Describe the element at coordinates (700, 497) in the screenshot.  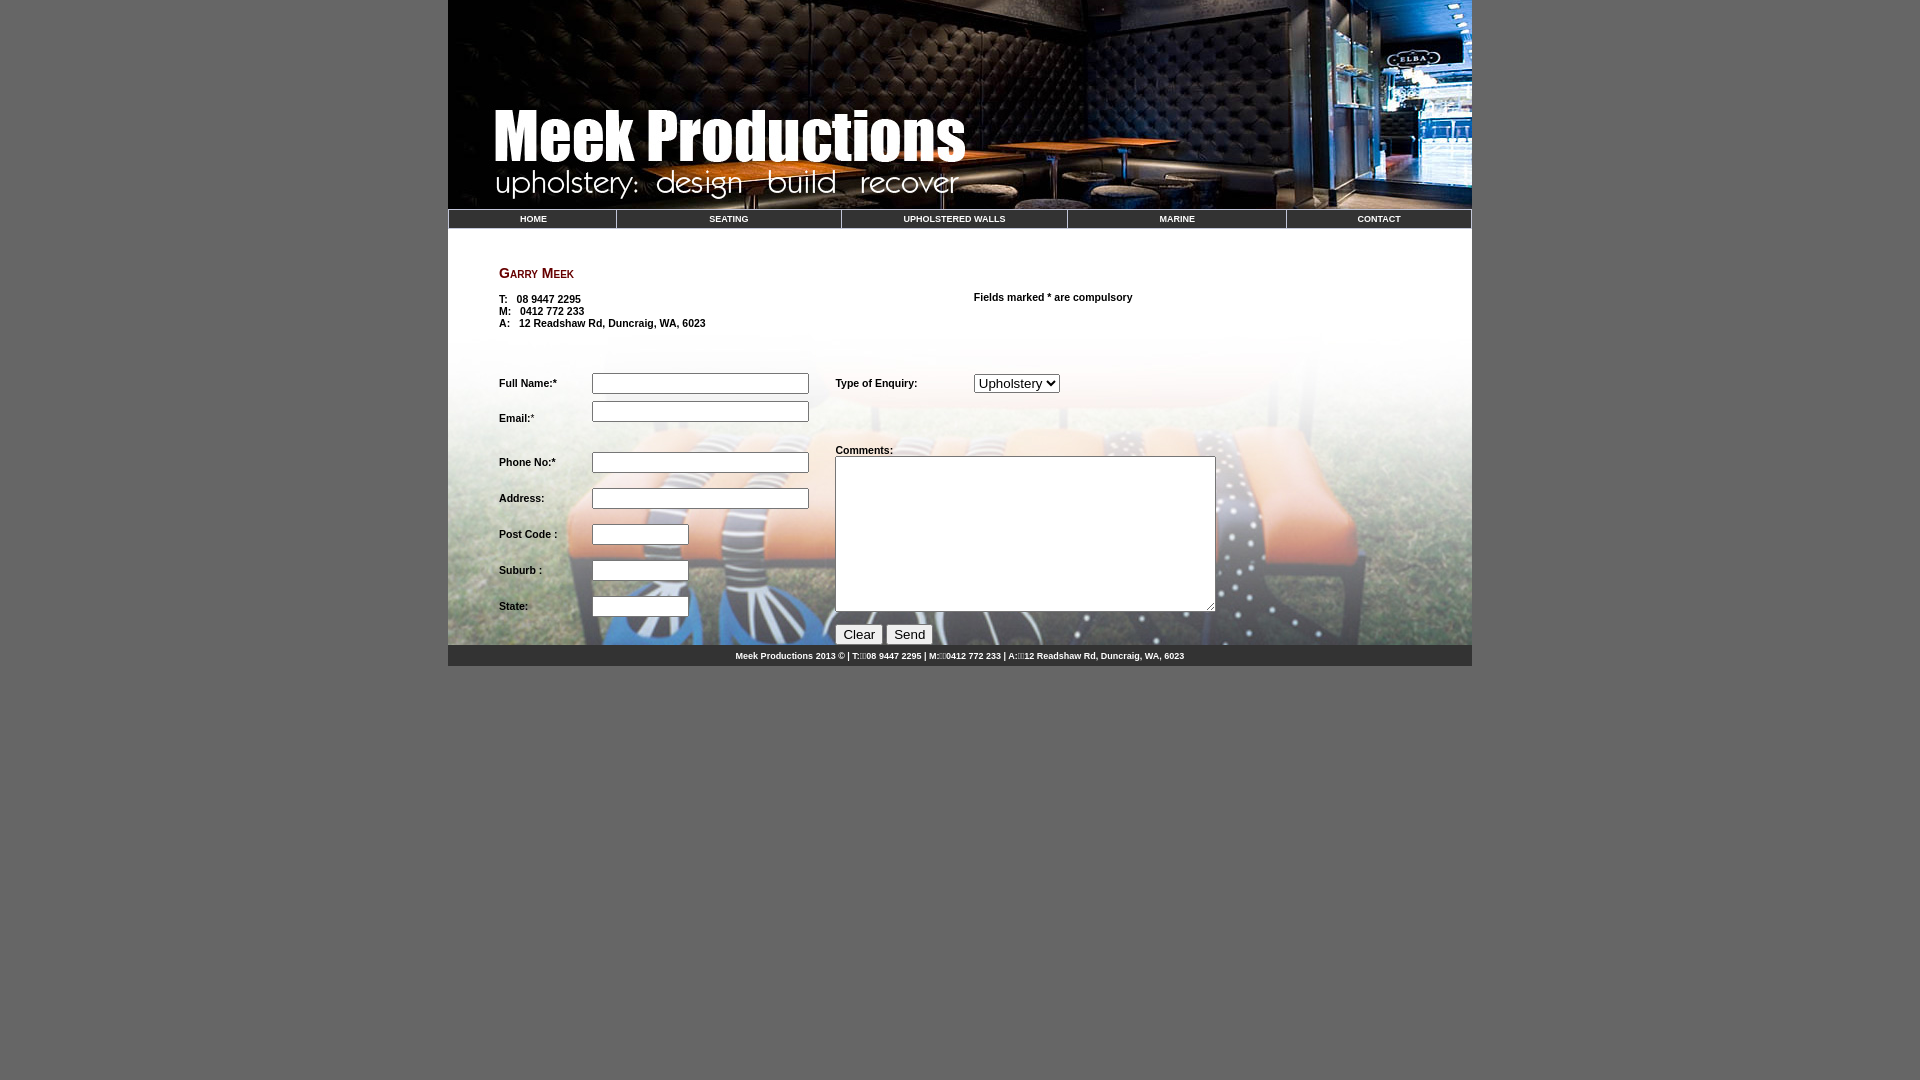
I see `'Enter your address'` at that location.